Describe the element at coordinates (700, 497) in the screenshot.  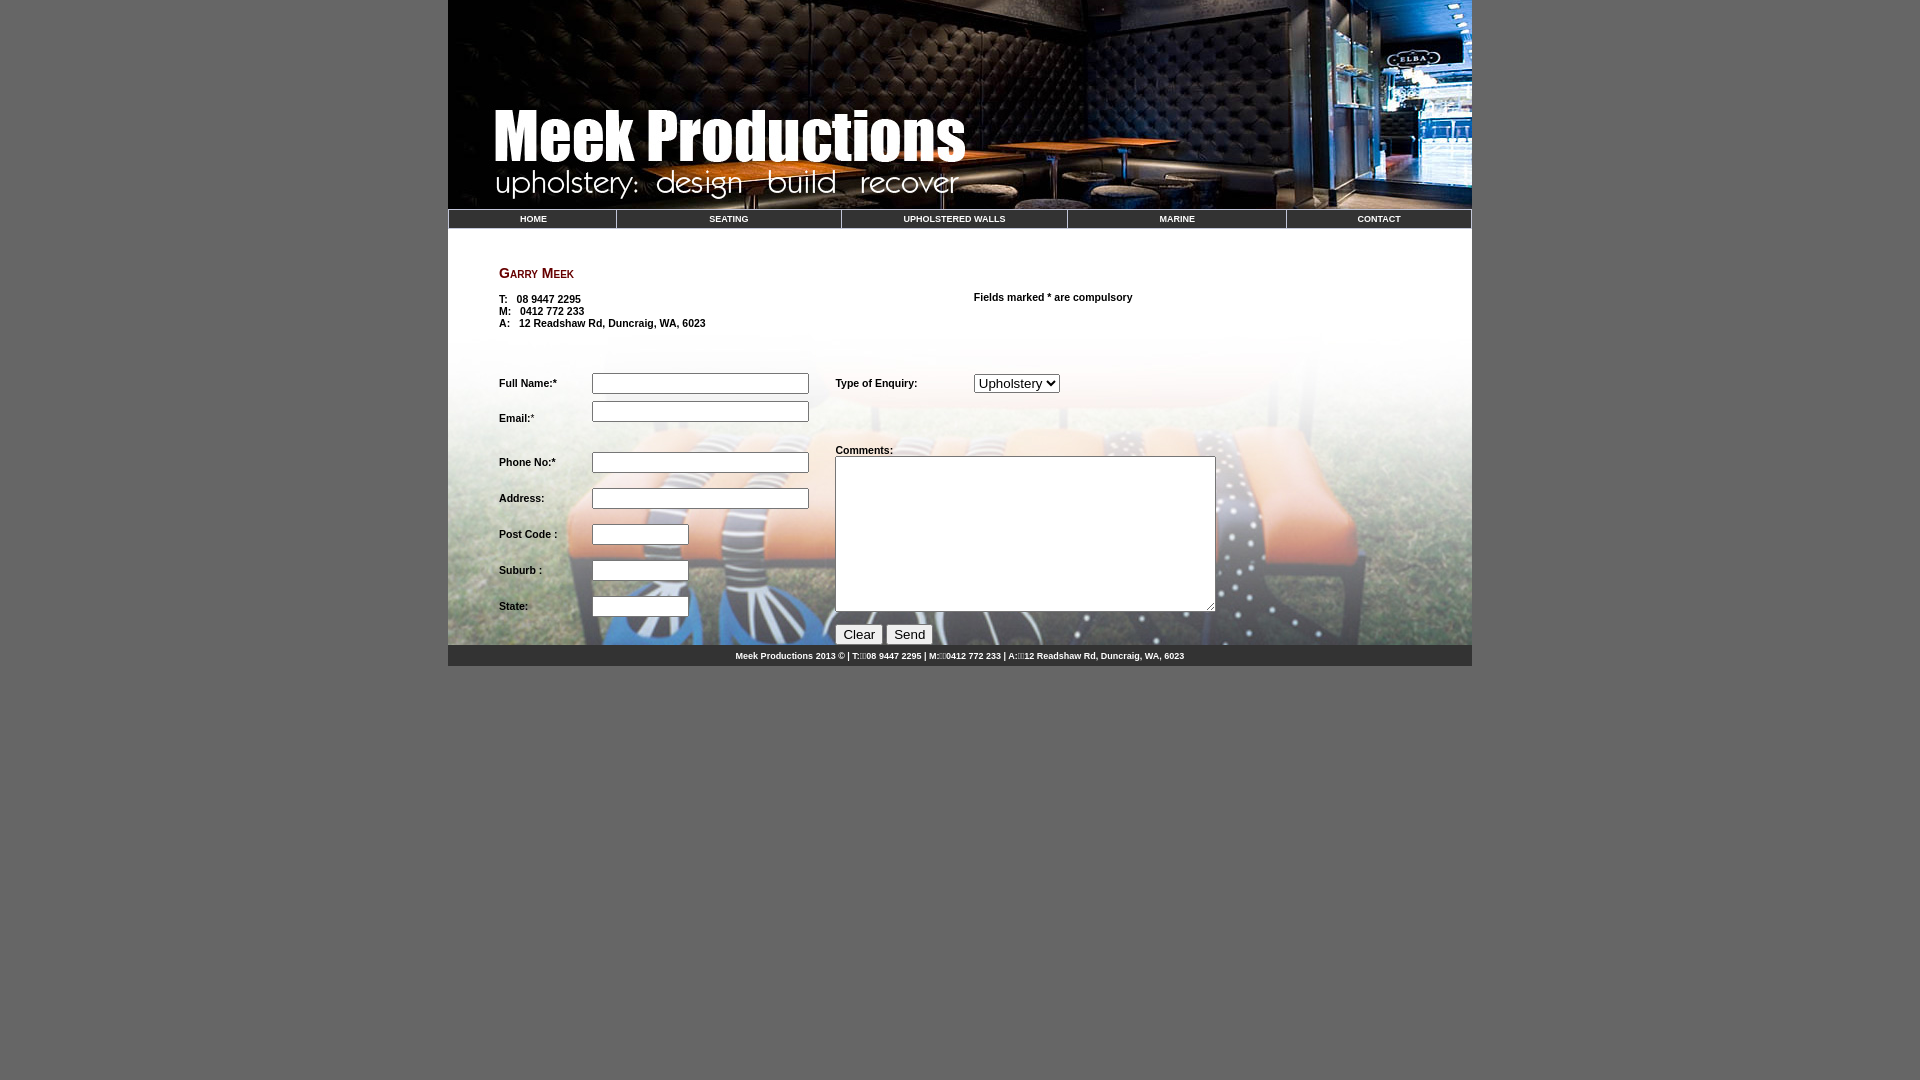
I see `'Enter your address'` at that location.